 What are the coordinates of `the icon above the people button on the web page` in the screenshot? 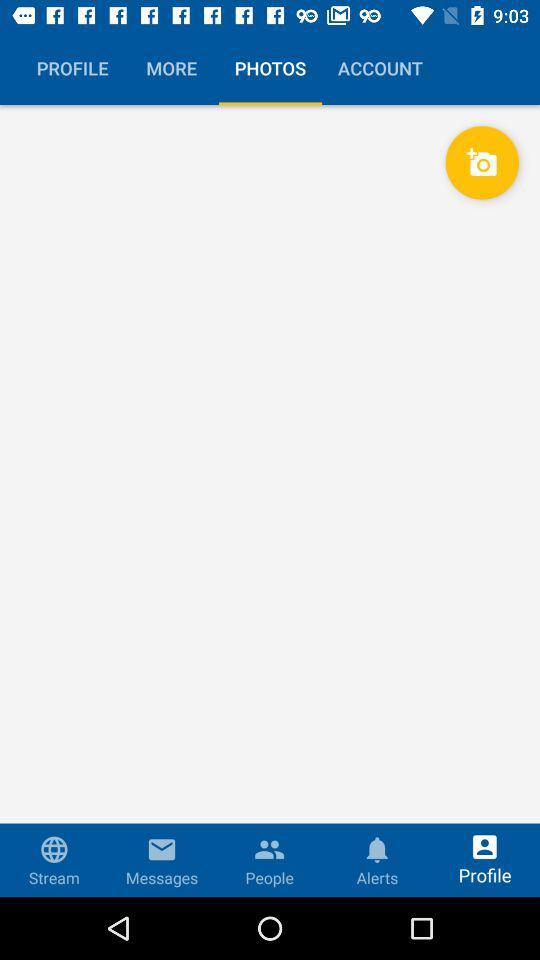 It's located at (269, 843).